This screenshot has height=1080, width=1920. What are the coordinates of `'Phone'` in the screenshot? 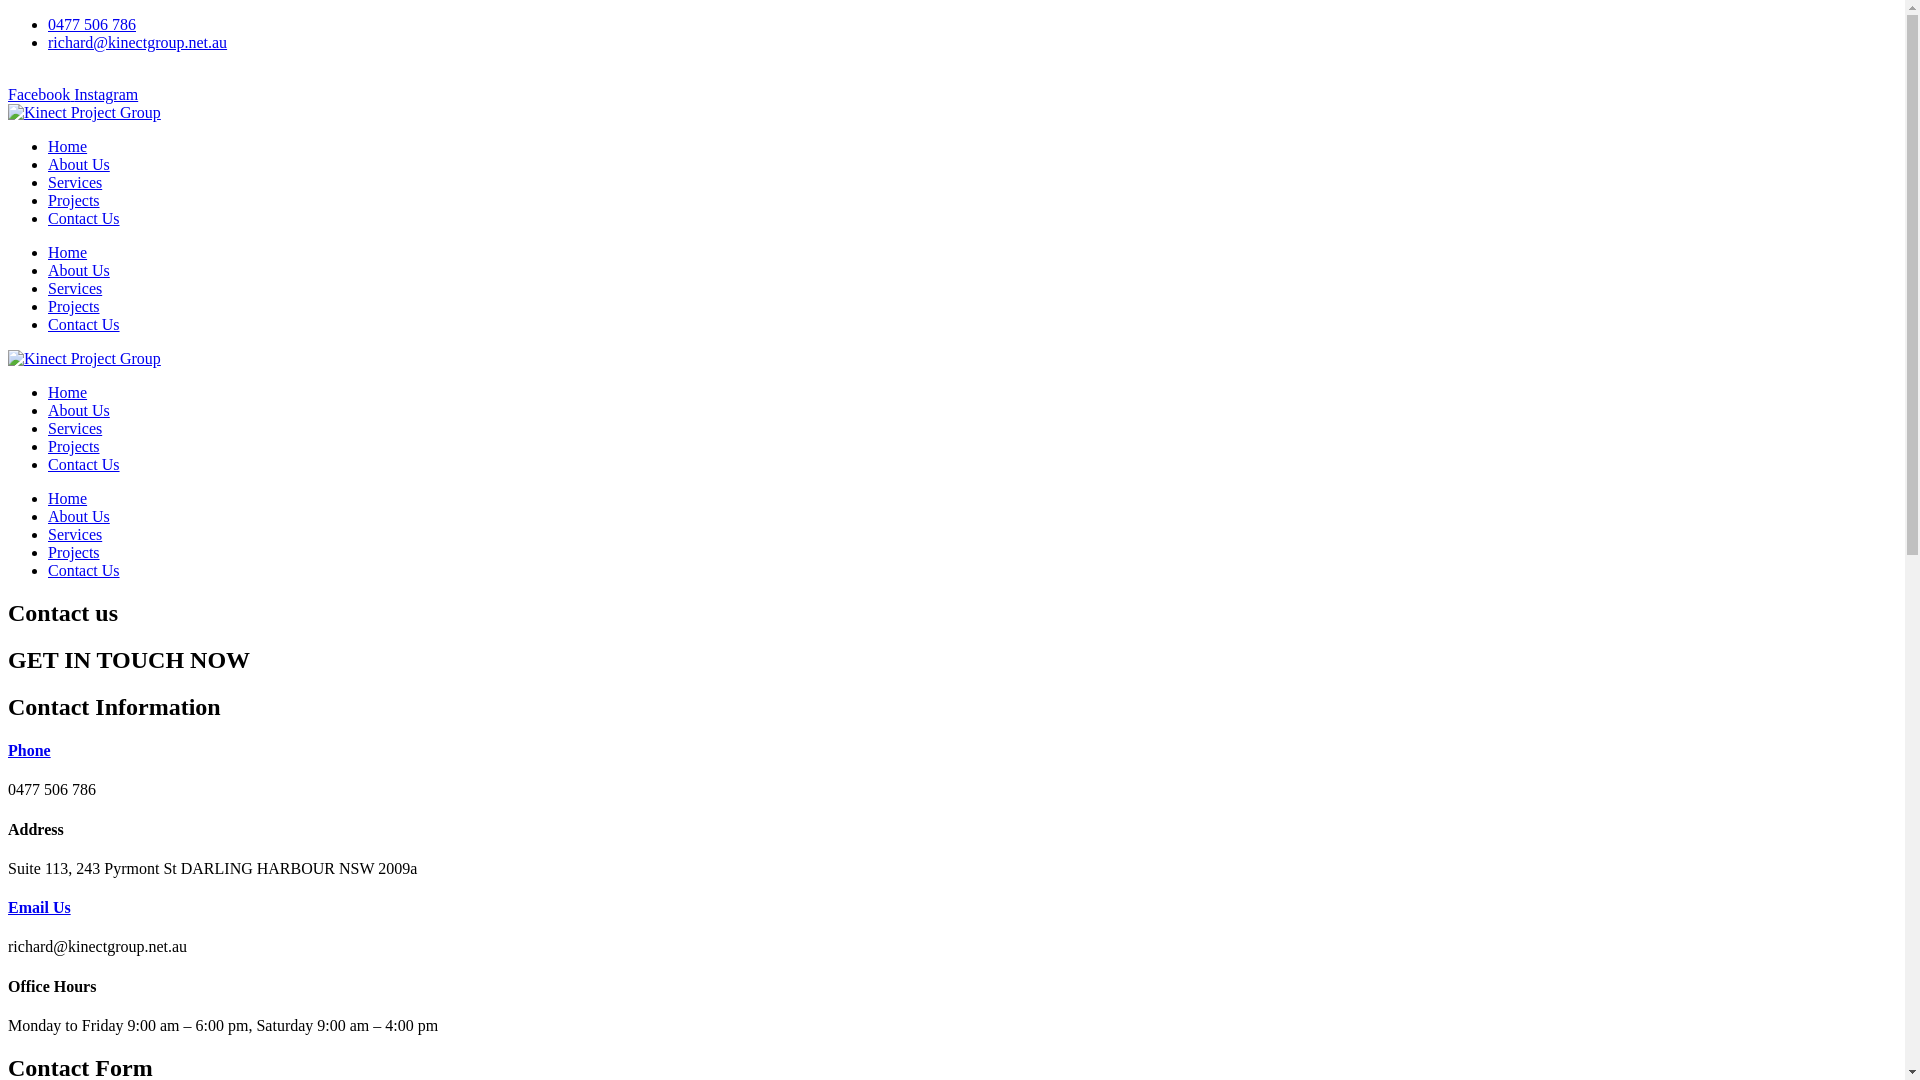 It's located at (8, 750).